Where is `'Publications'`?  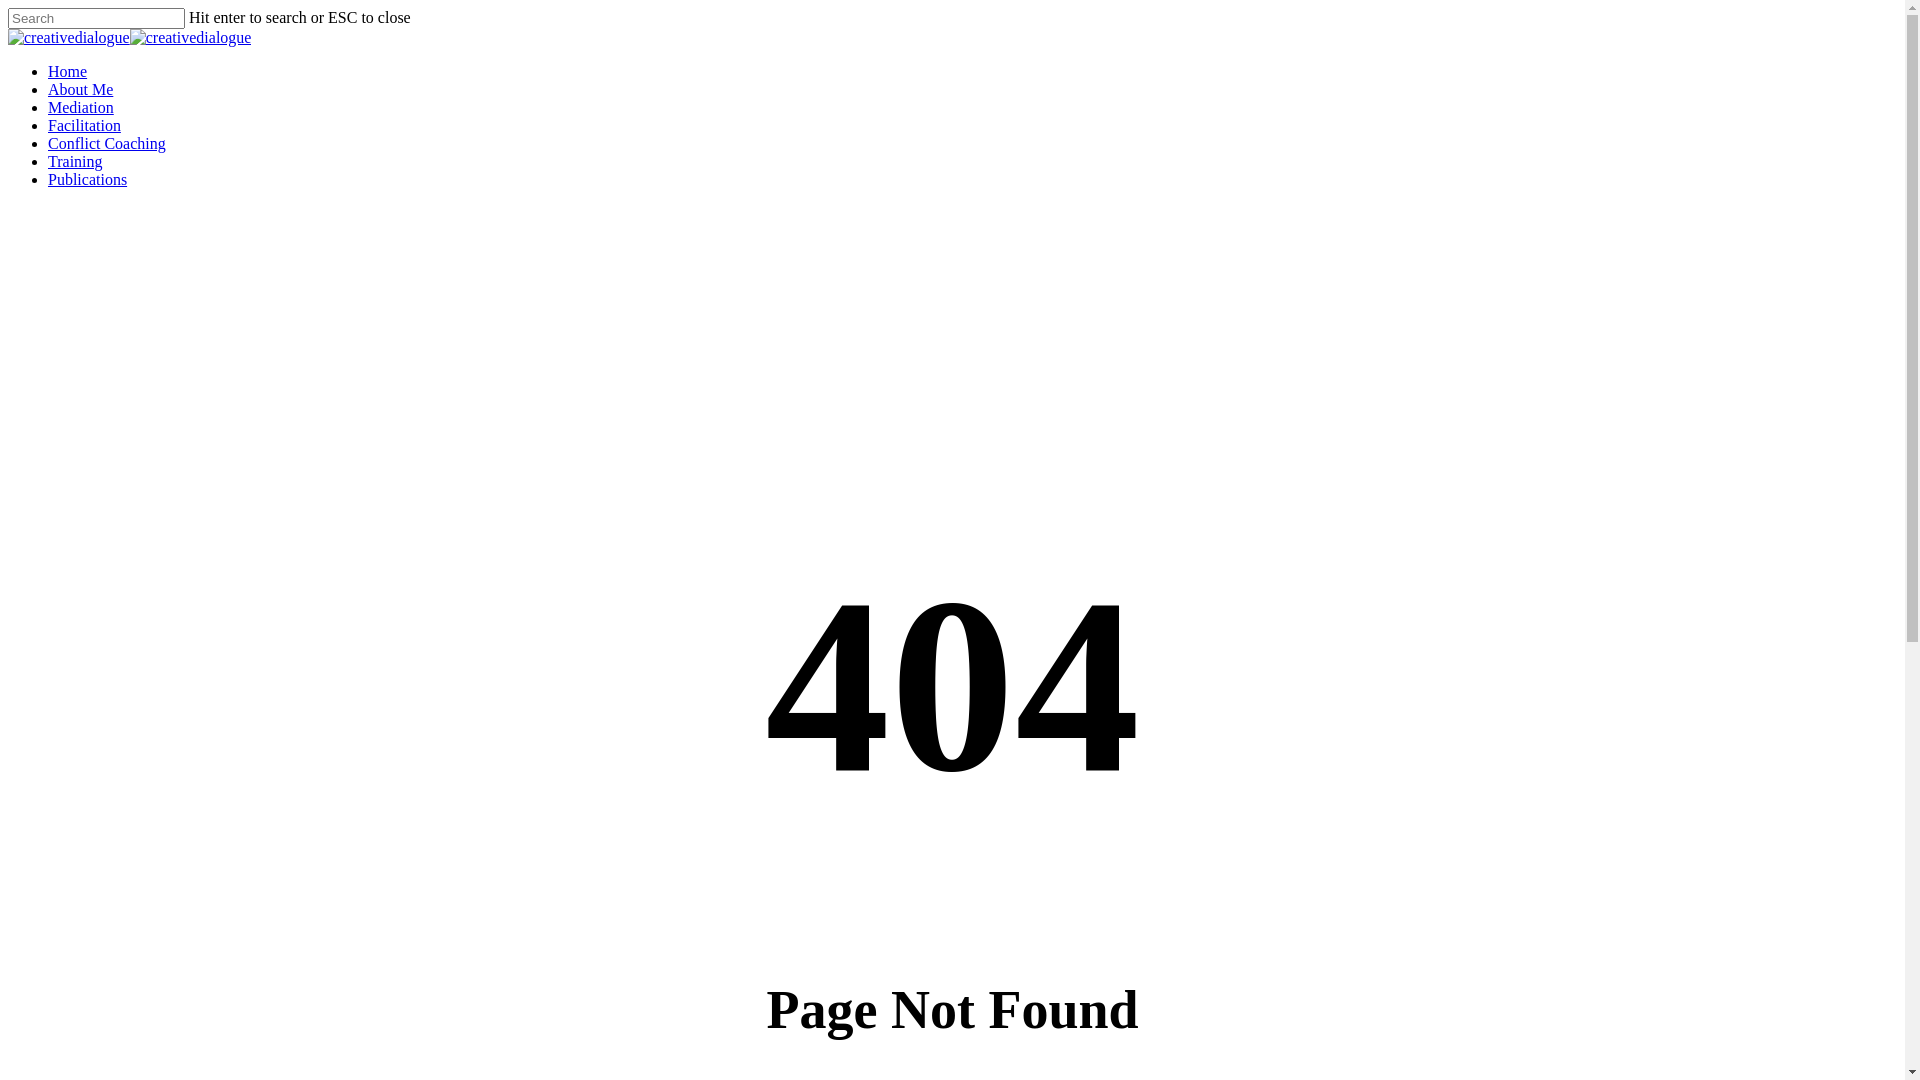 'Publications' is located at coordinates (48, 178).